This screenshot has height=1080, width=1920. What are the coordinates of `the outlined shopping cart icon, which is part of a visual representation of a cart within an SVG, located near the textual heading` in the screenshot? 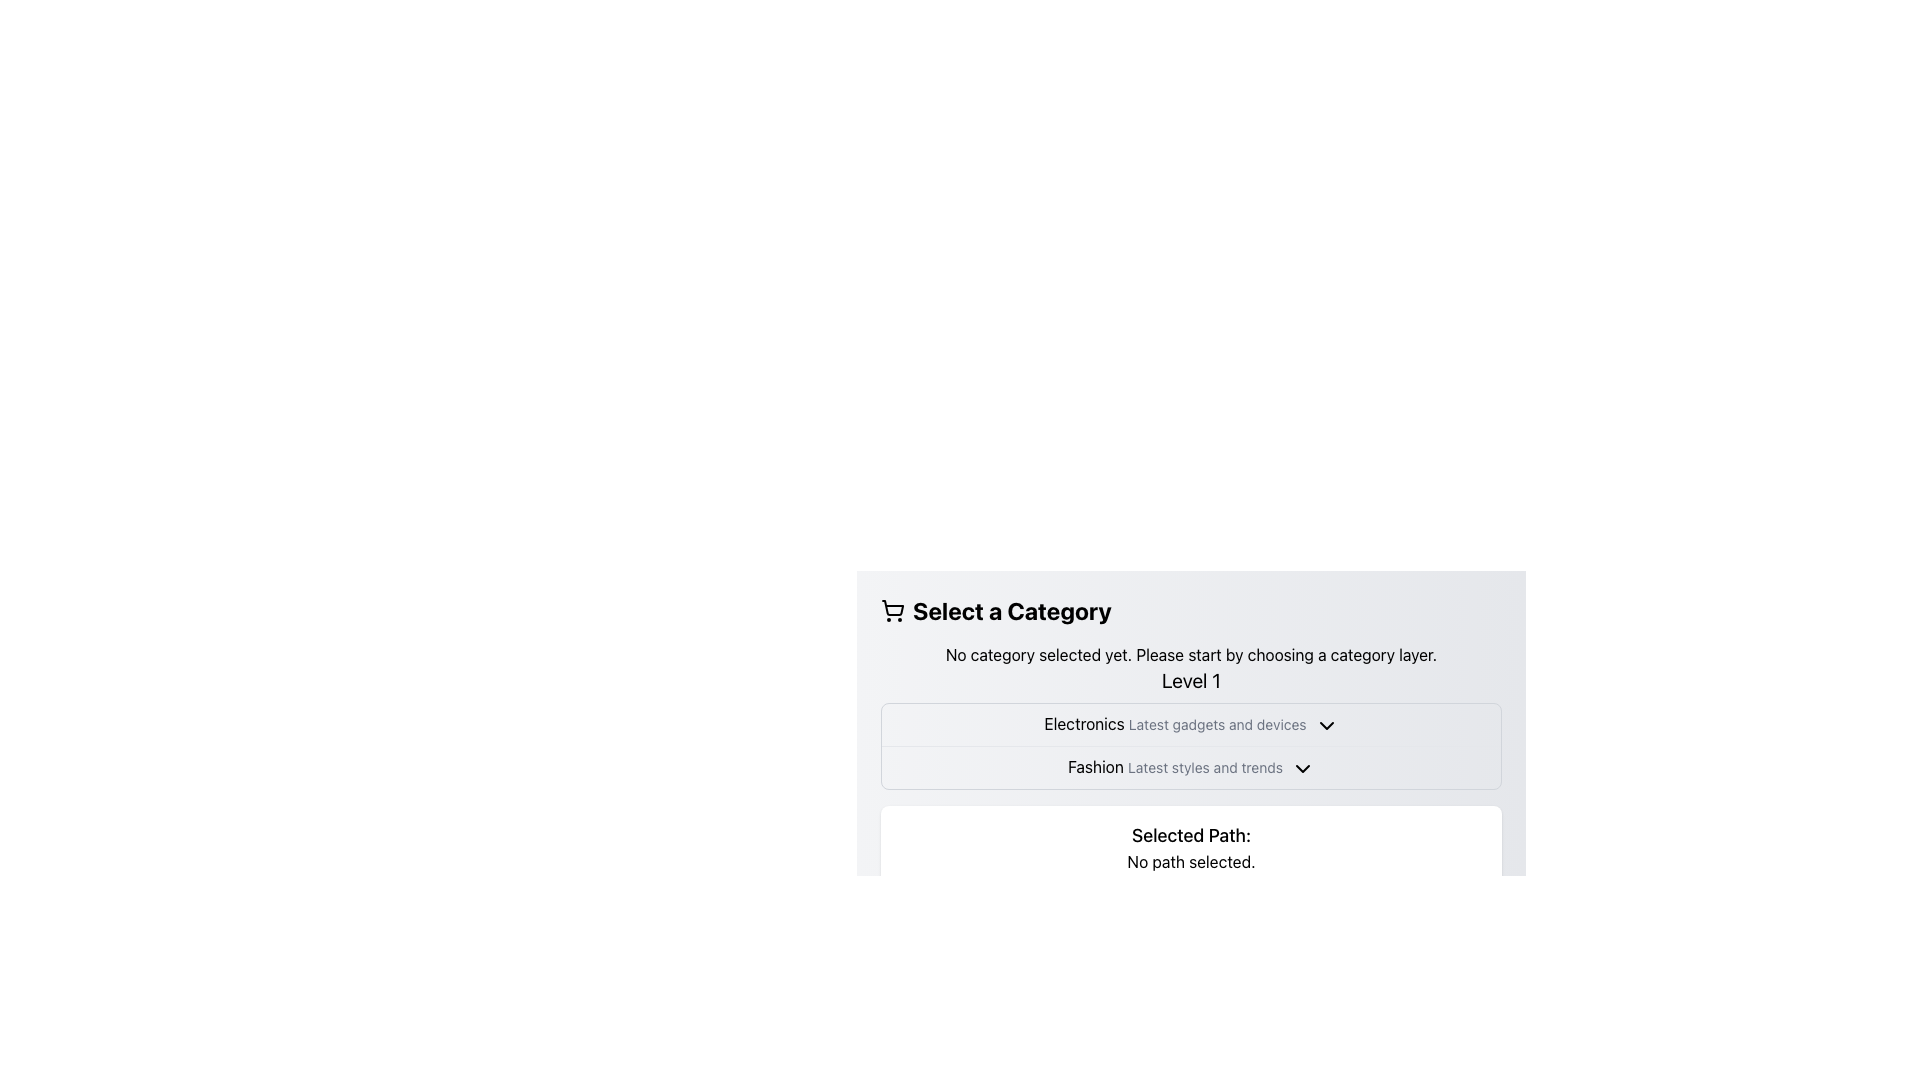 It's located at (891, 607).